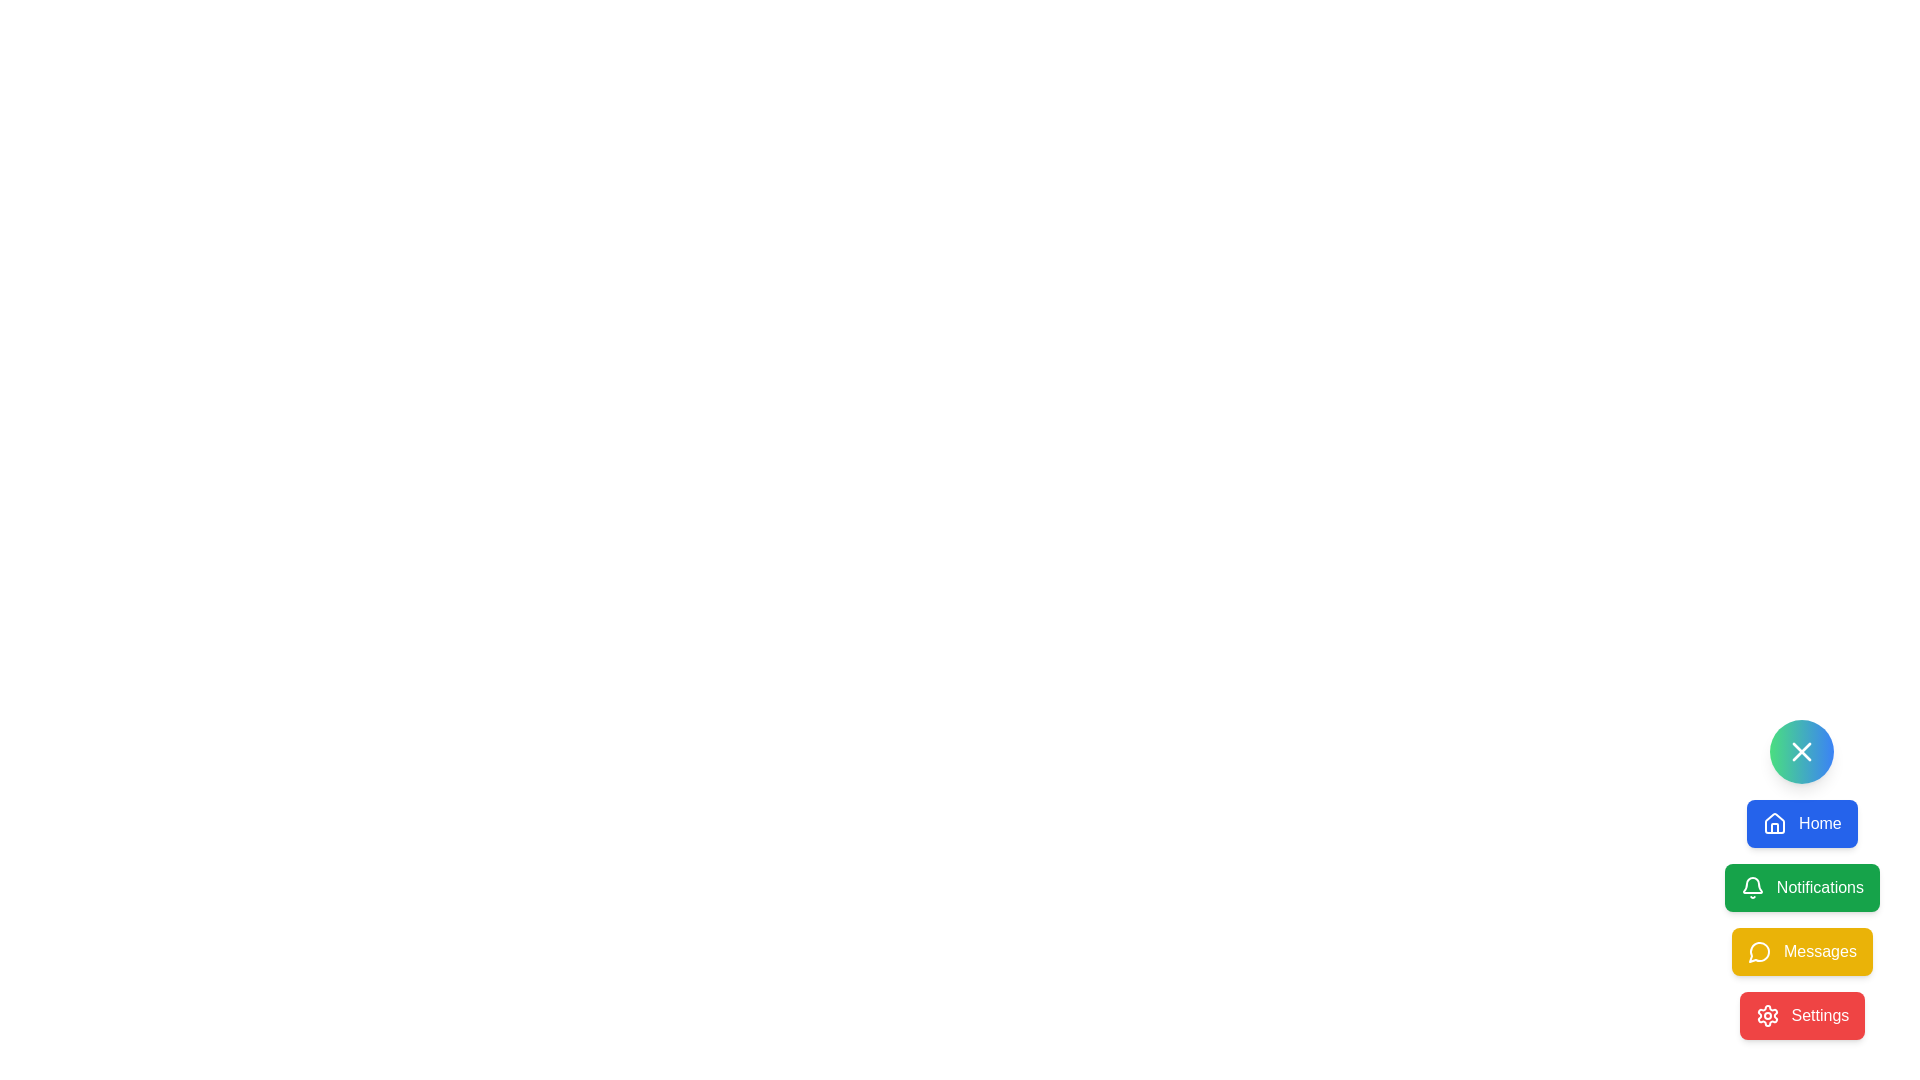 The height and width of the screenshot is (1080, 1920). What do you see at coordinates (1758, 951) in the screenshot?
I see `the 'Messages' icon located within the yellow button labeled 'Messages', which is the third button in a vertical stack of similar buttons` at bounding box center [1758, 951].